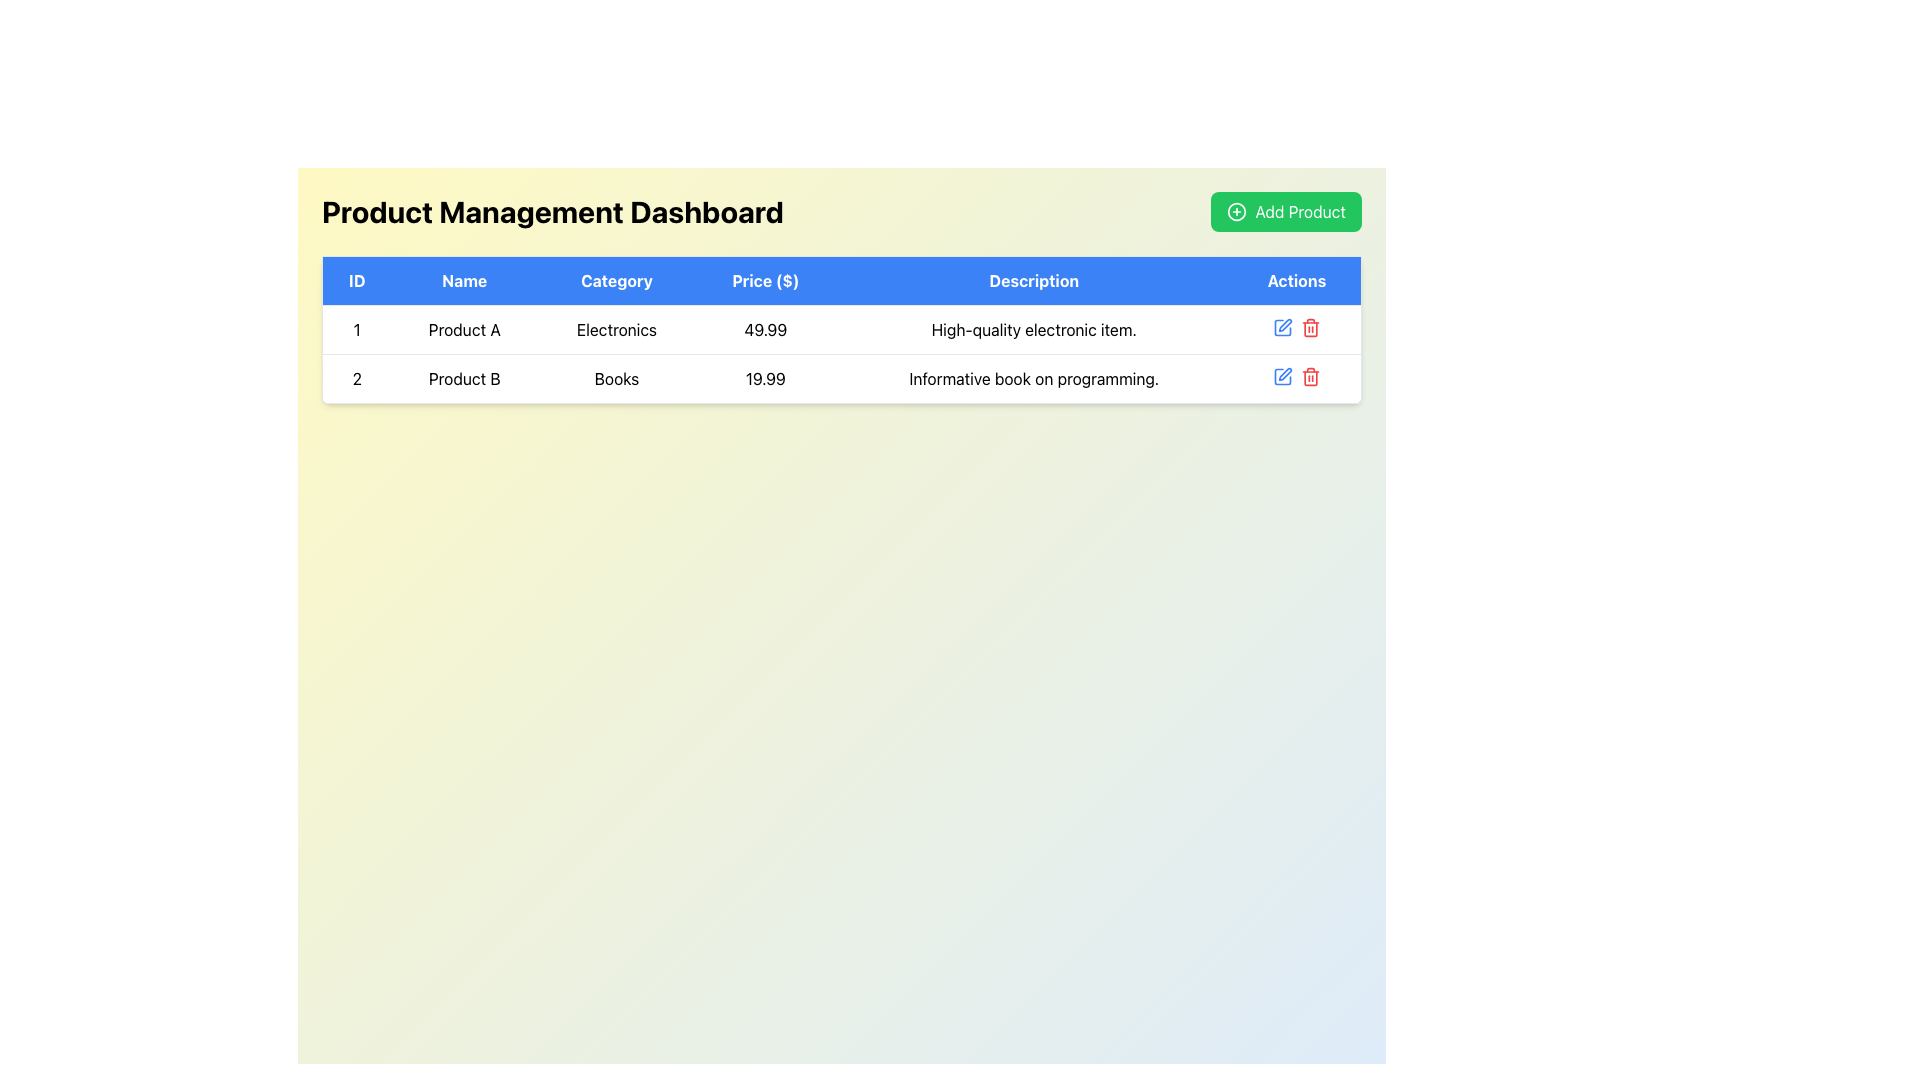 This screenshot has height=1080, width=1920. I want to click on the text label displaying the product name 'Product A' located in the second column of the first row in the 'Product Management Dashboard' table, so click(463, 329).